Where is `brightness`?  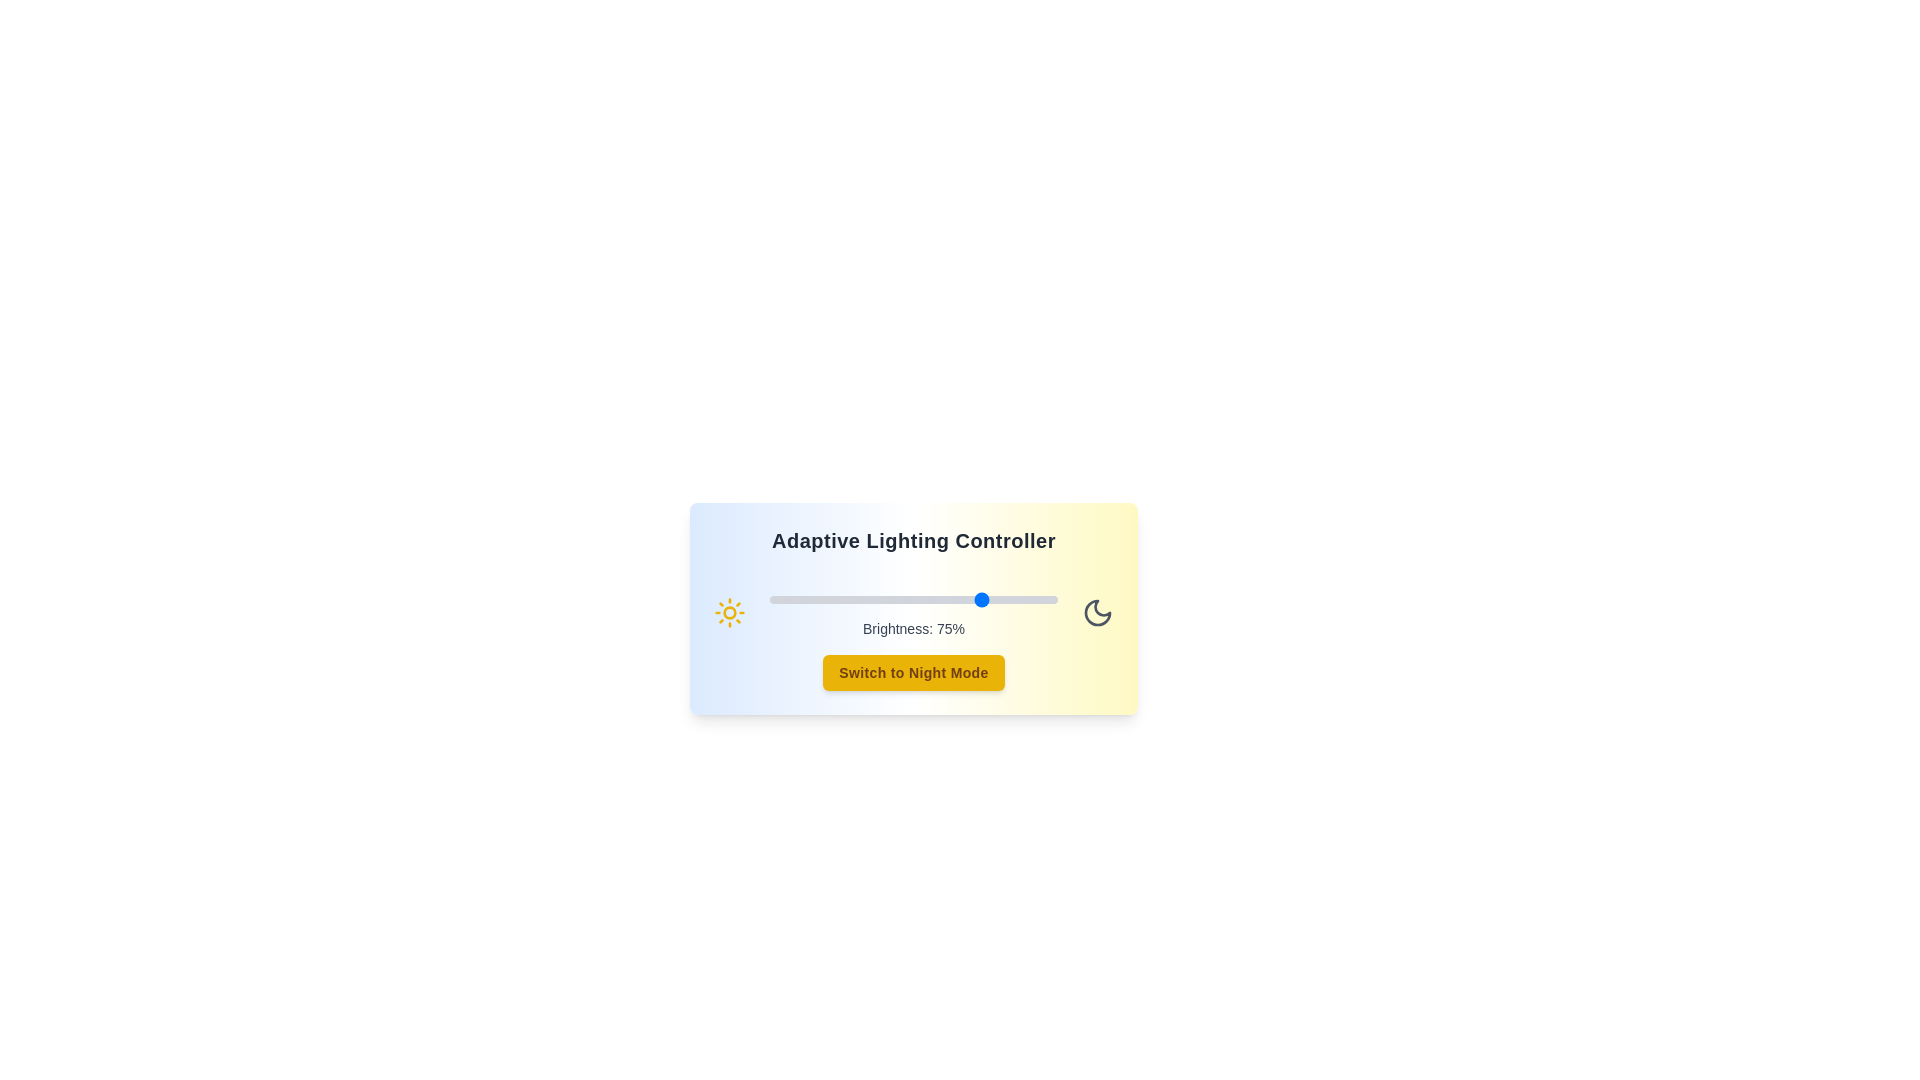
brightness is located at coordinates (887, 599).